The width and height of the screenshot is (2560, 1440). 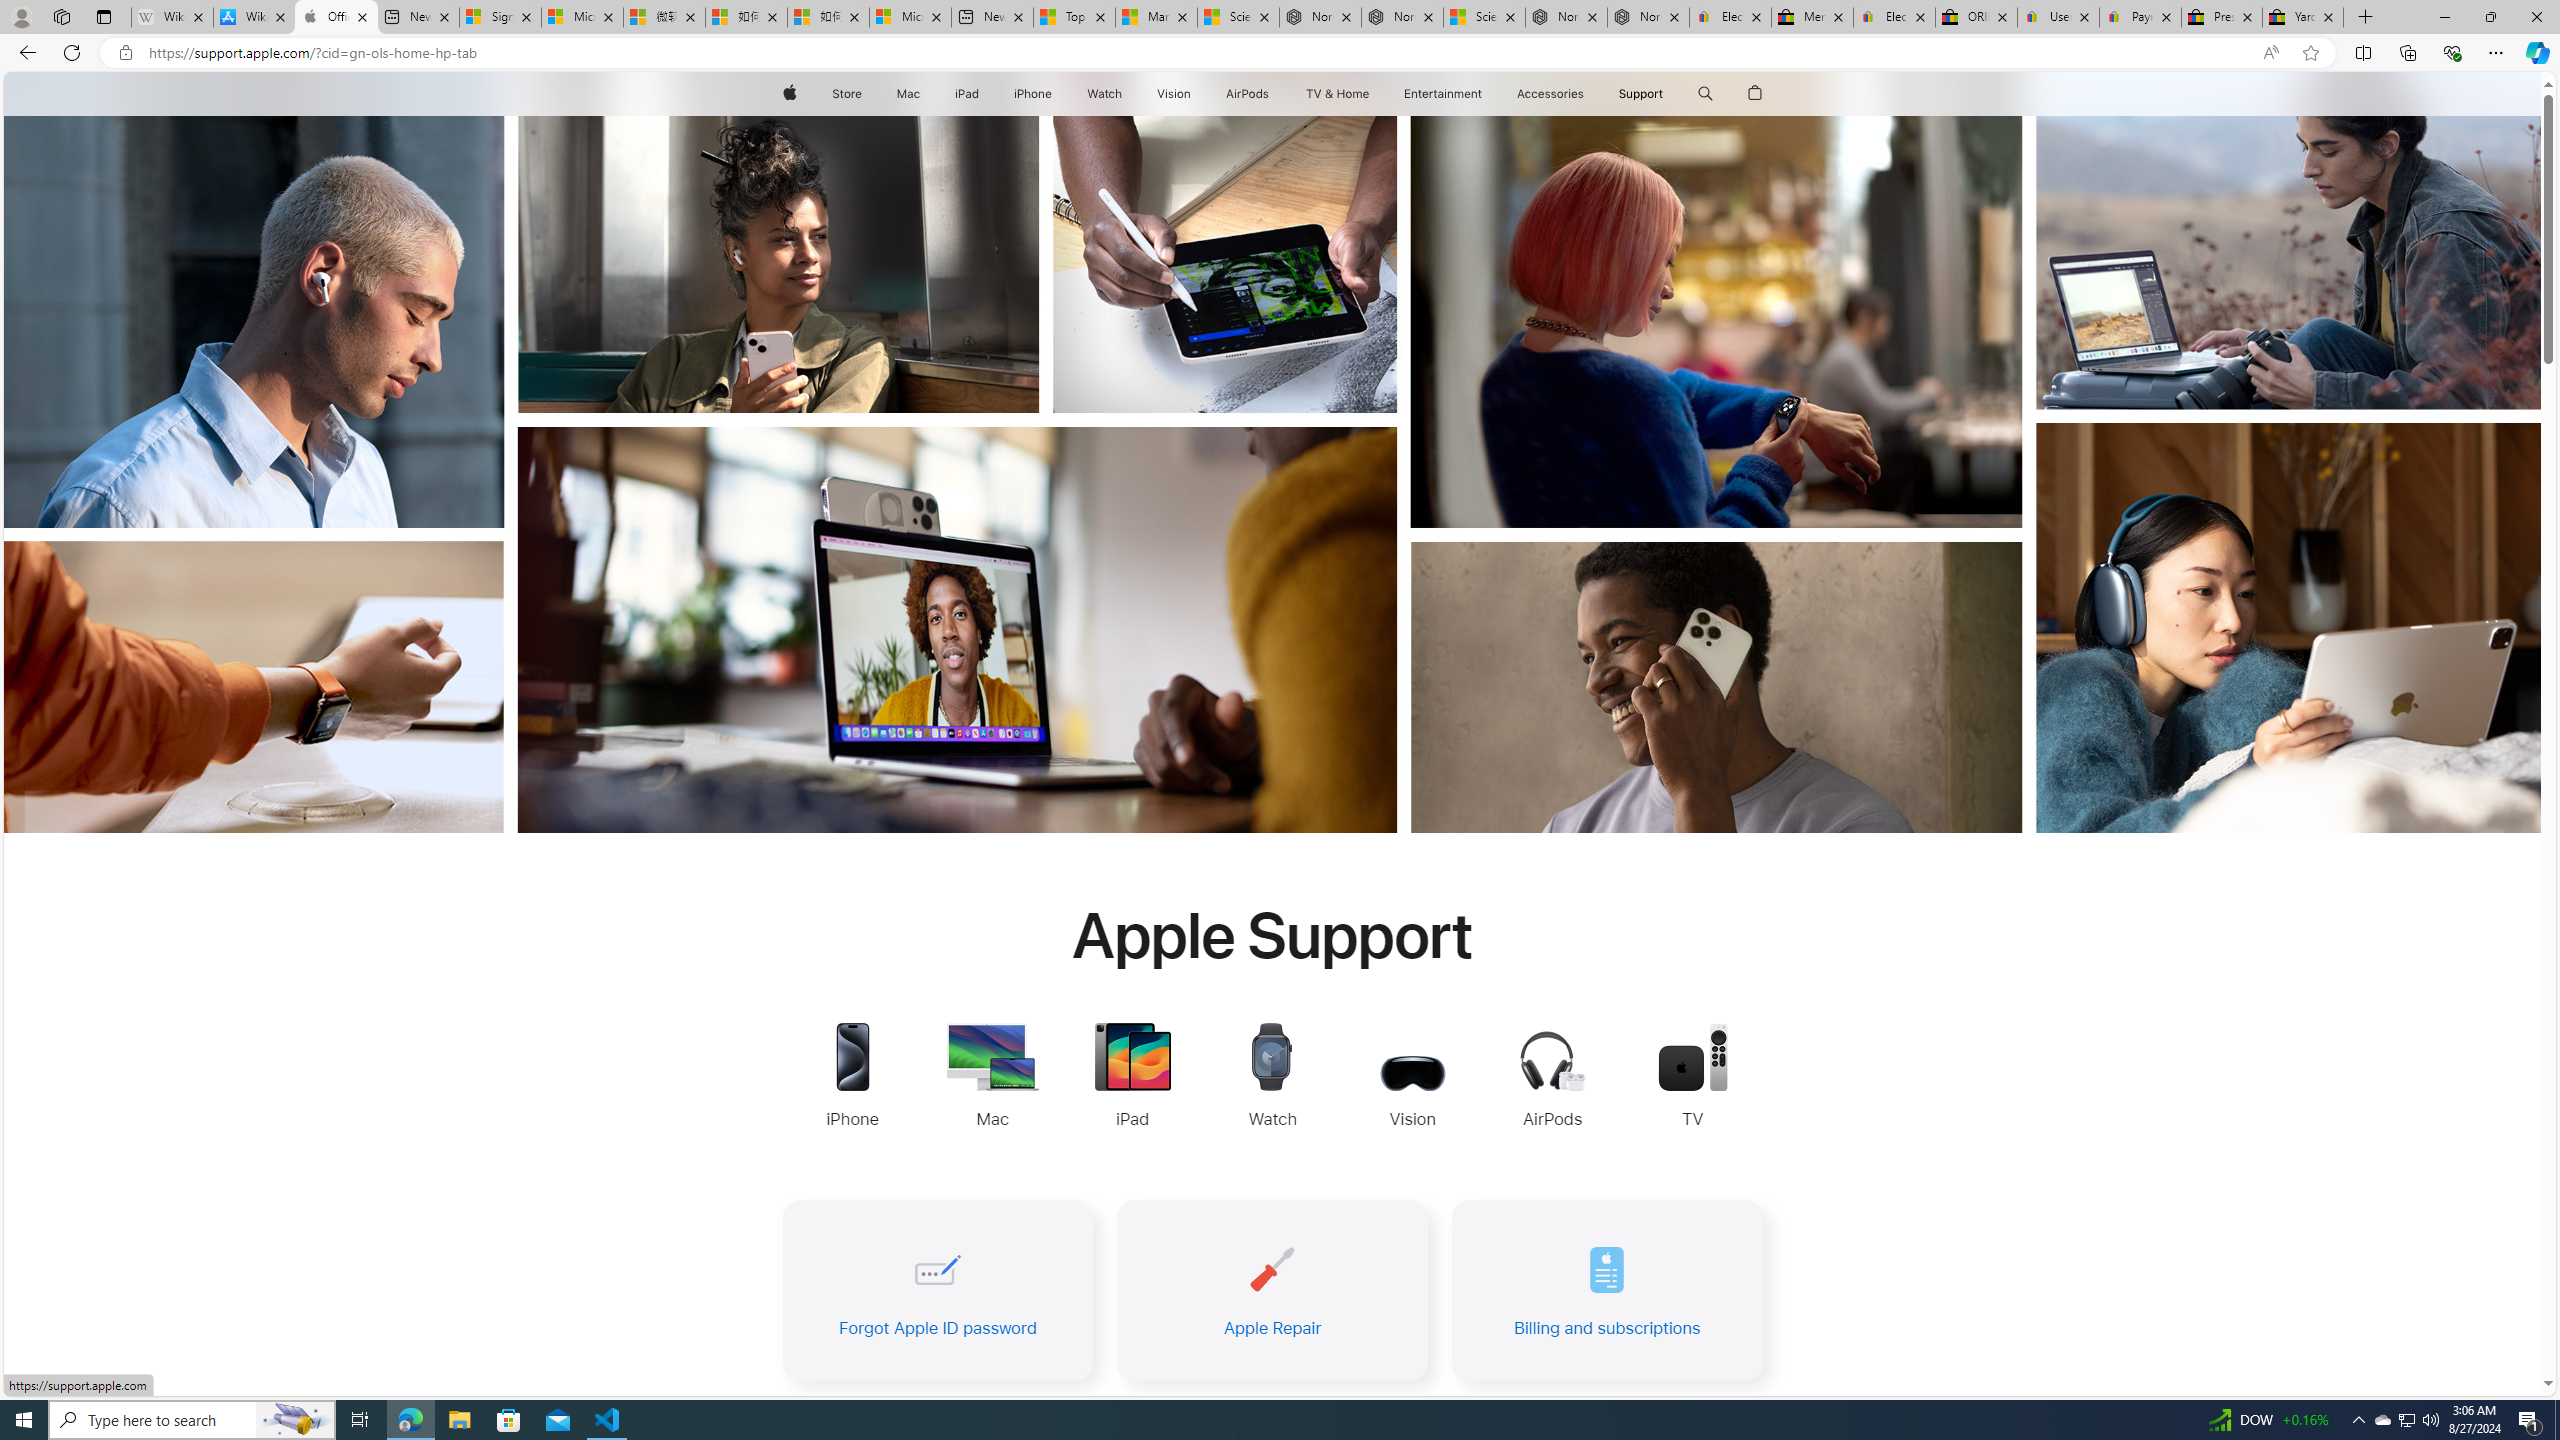 I want to click on 'Accessories', so click(x=1549, y=93).